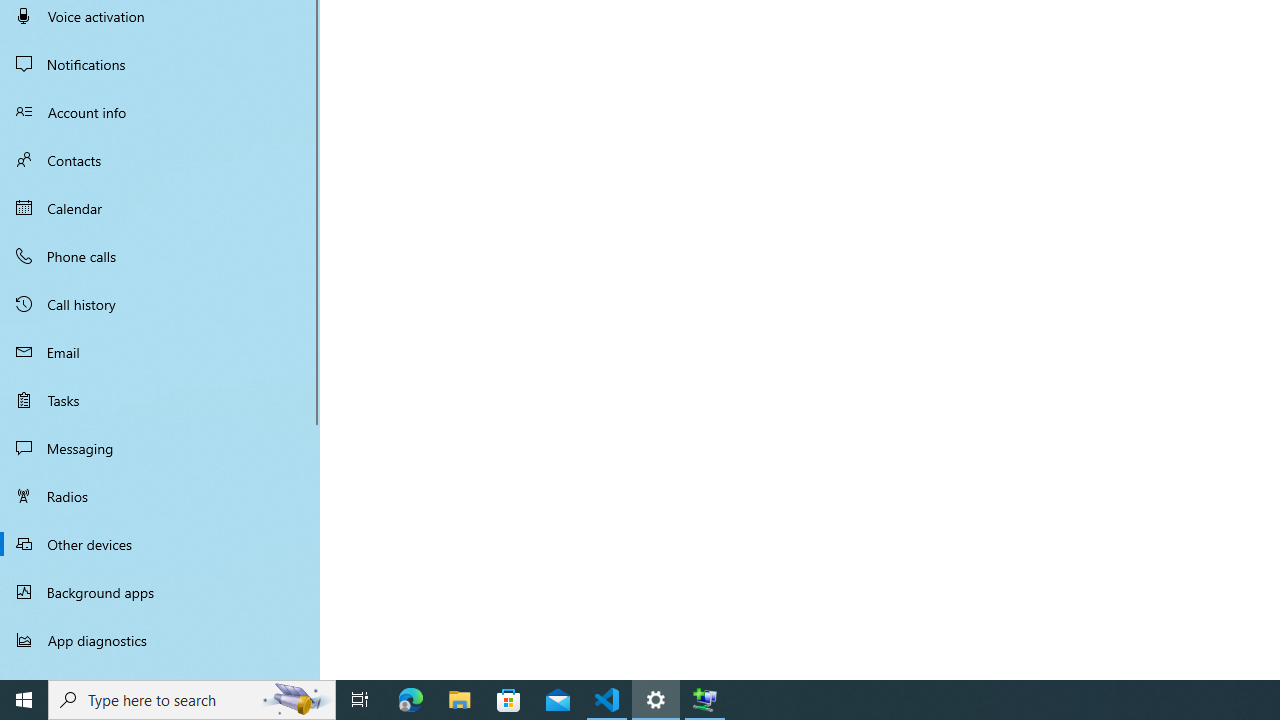 The width and height of the screenshot is (1280, 720). I want to click on 'Account info', so click(160, 111).